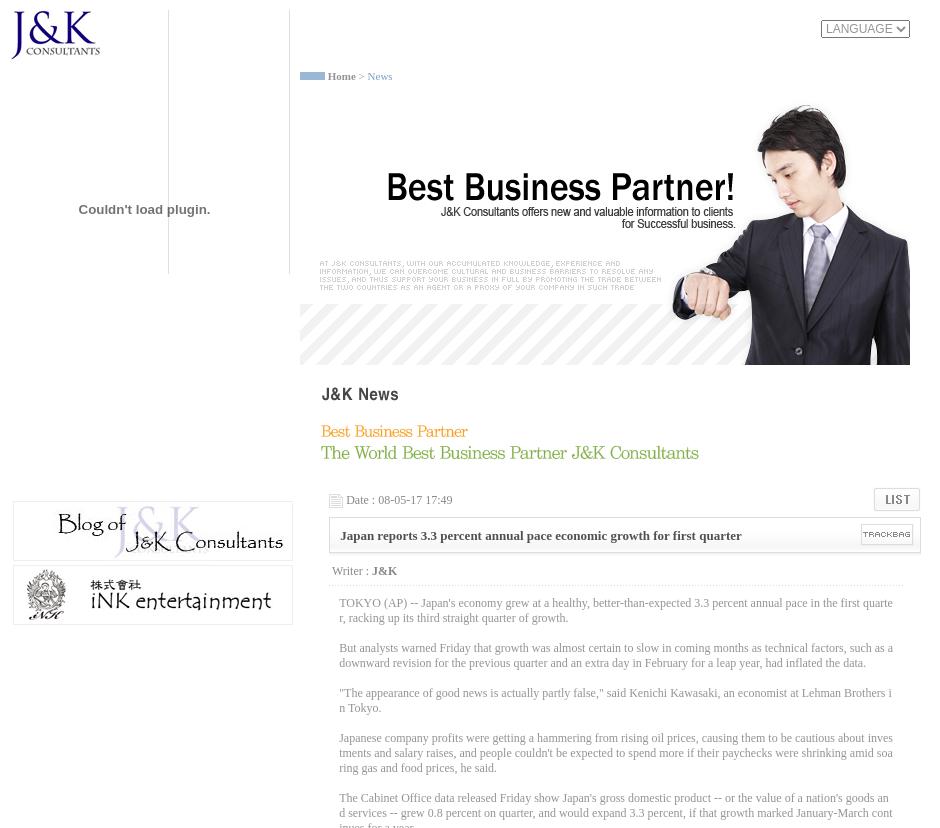 This screenshot has width=940, height=828. Describe the element at coordinates (365, 76) in the screenshot. I see `'News'` at that location.